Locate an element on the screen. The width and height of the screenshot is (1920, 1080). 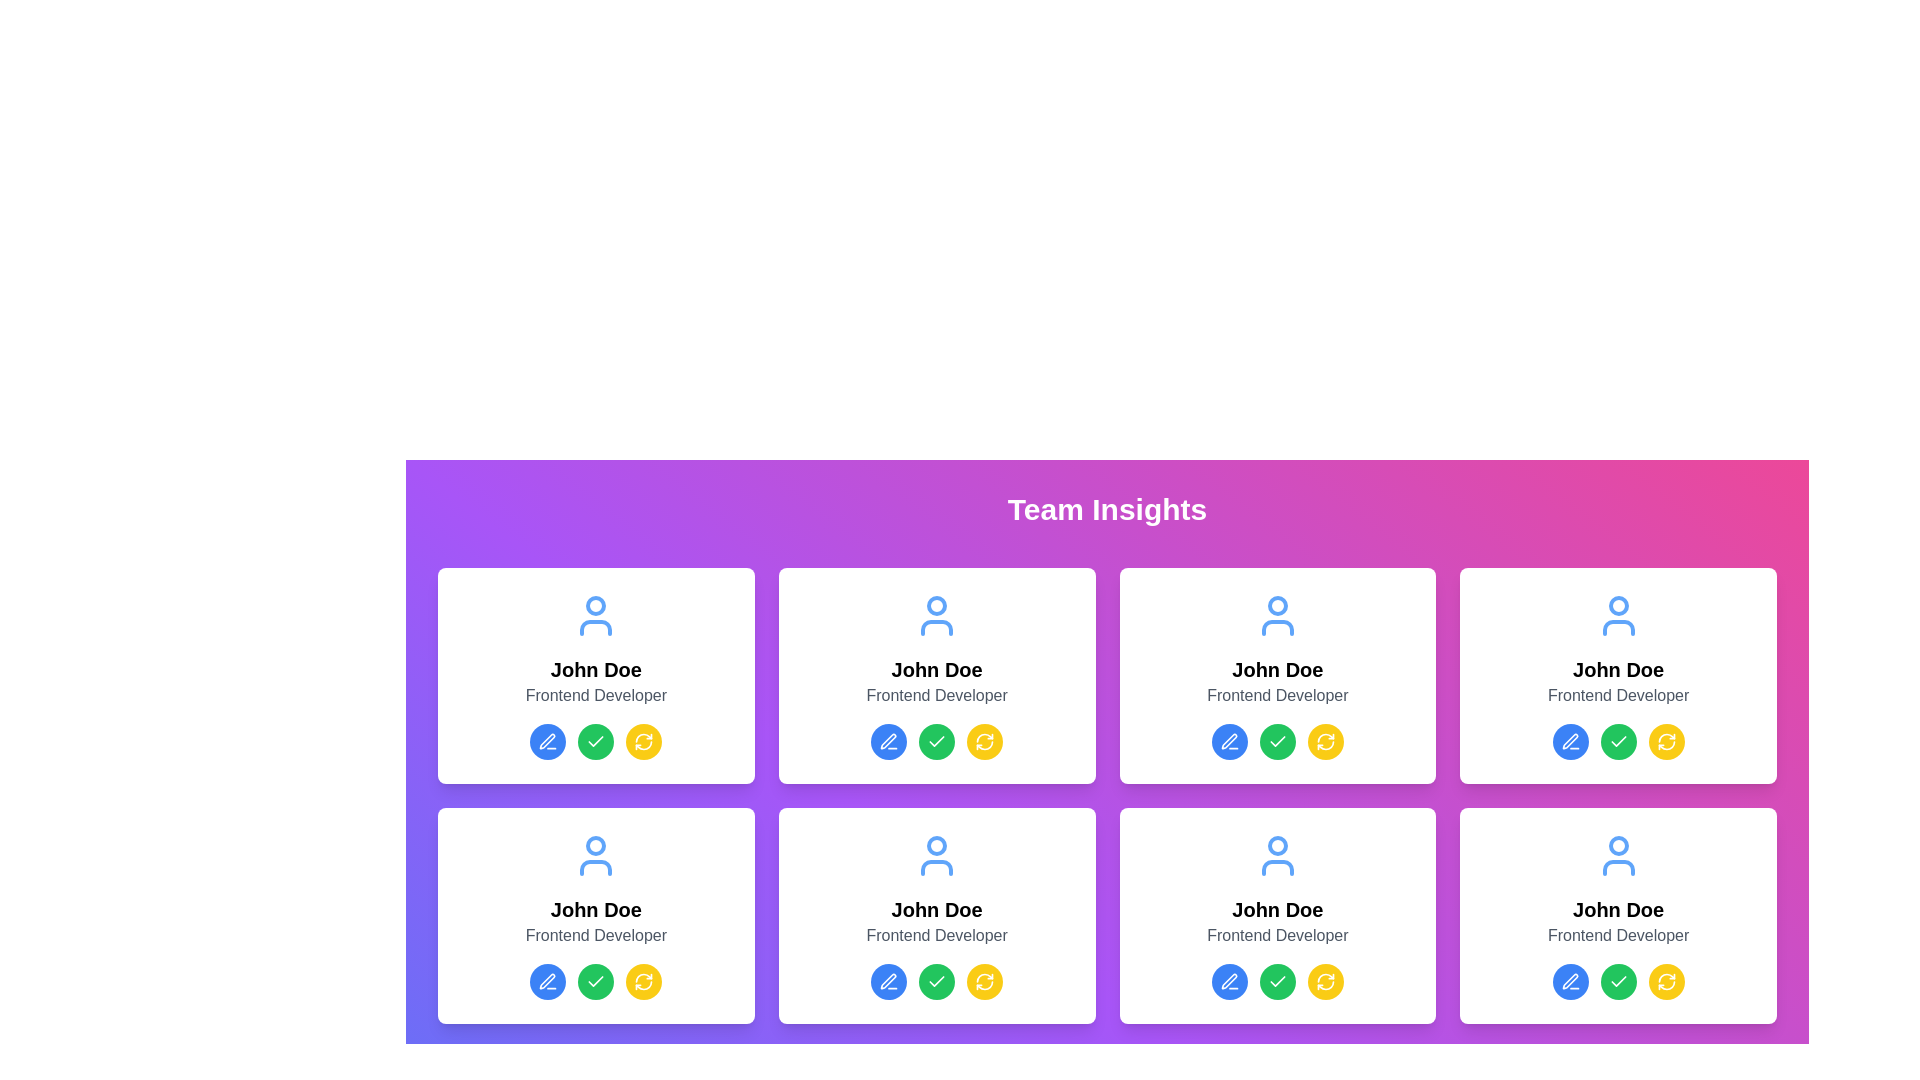
the fourth profile card in the grid layout, which is in the first row and rightmost position is located at coordinates (1618, 675).